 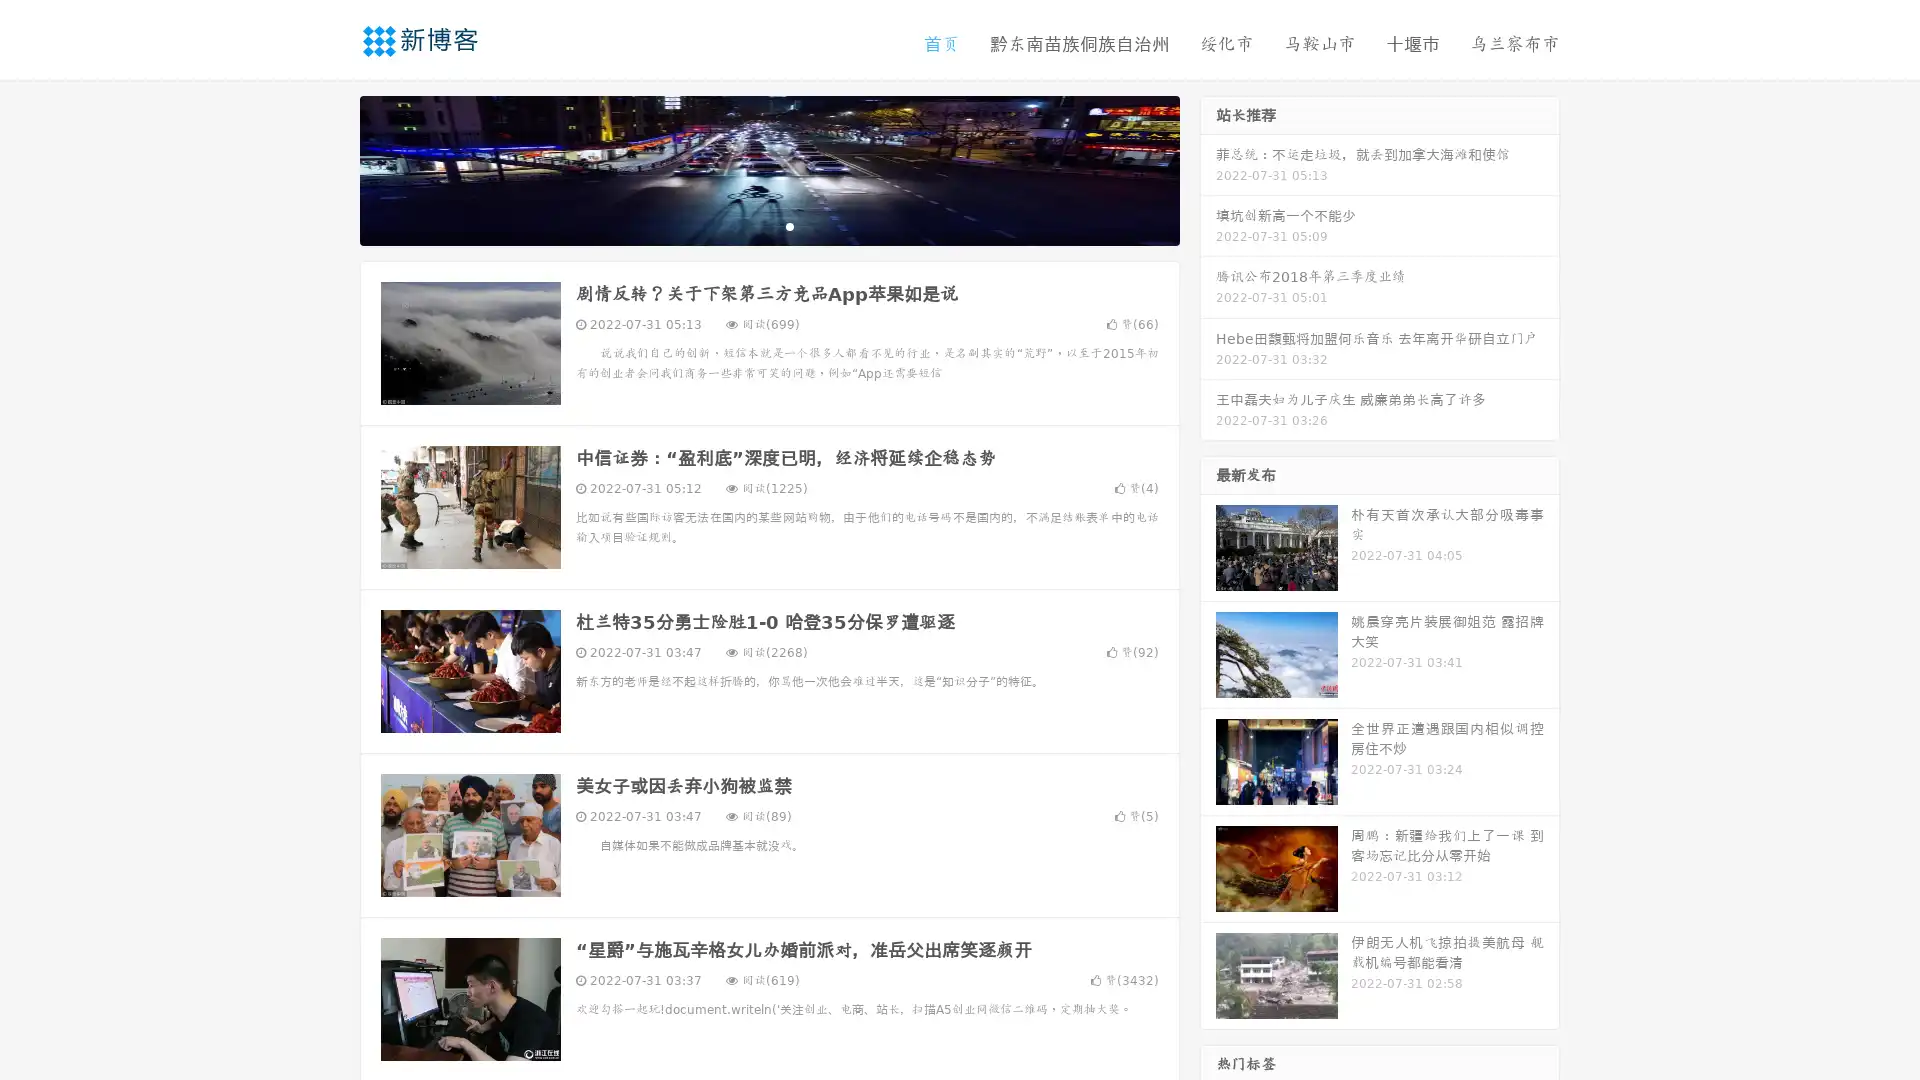 I want to click on Next slide, so click(x=1208, y=168).